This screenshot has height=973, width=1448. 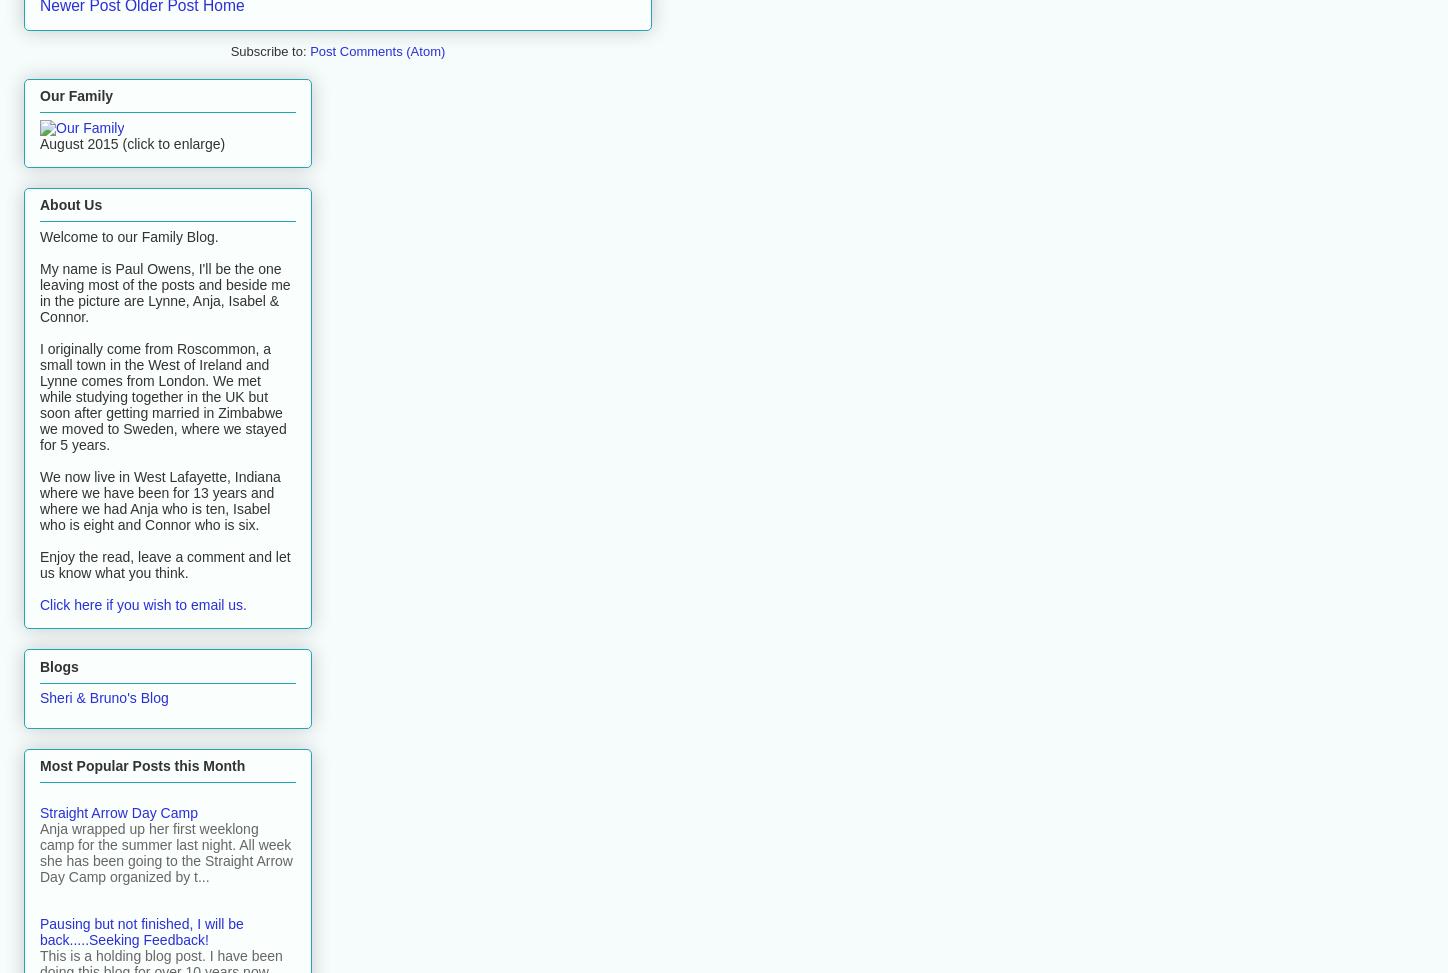 What do you see at coordinates (162, 395) in the screenshot?
I see `'I originally come from Roscommon, a small town in the West of Ireland and Lynne comes from London. We met while studying together in the UK but soon after getting married in Zimbabwe we moved to Sweden, where we stayed for 5 years.'` at bounding box center [162, 395].